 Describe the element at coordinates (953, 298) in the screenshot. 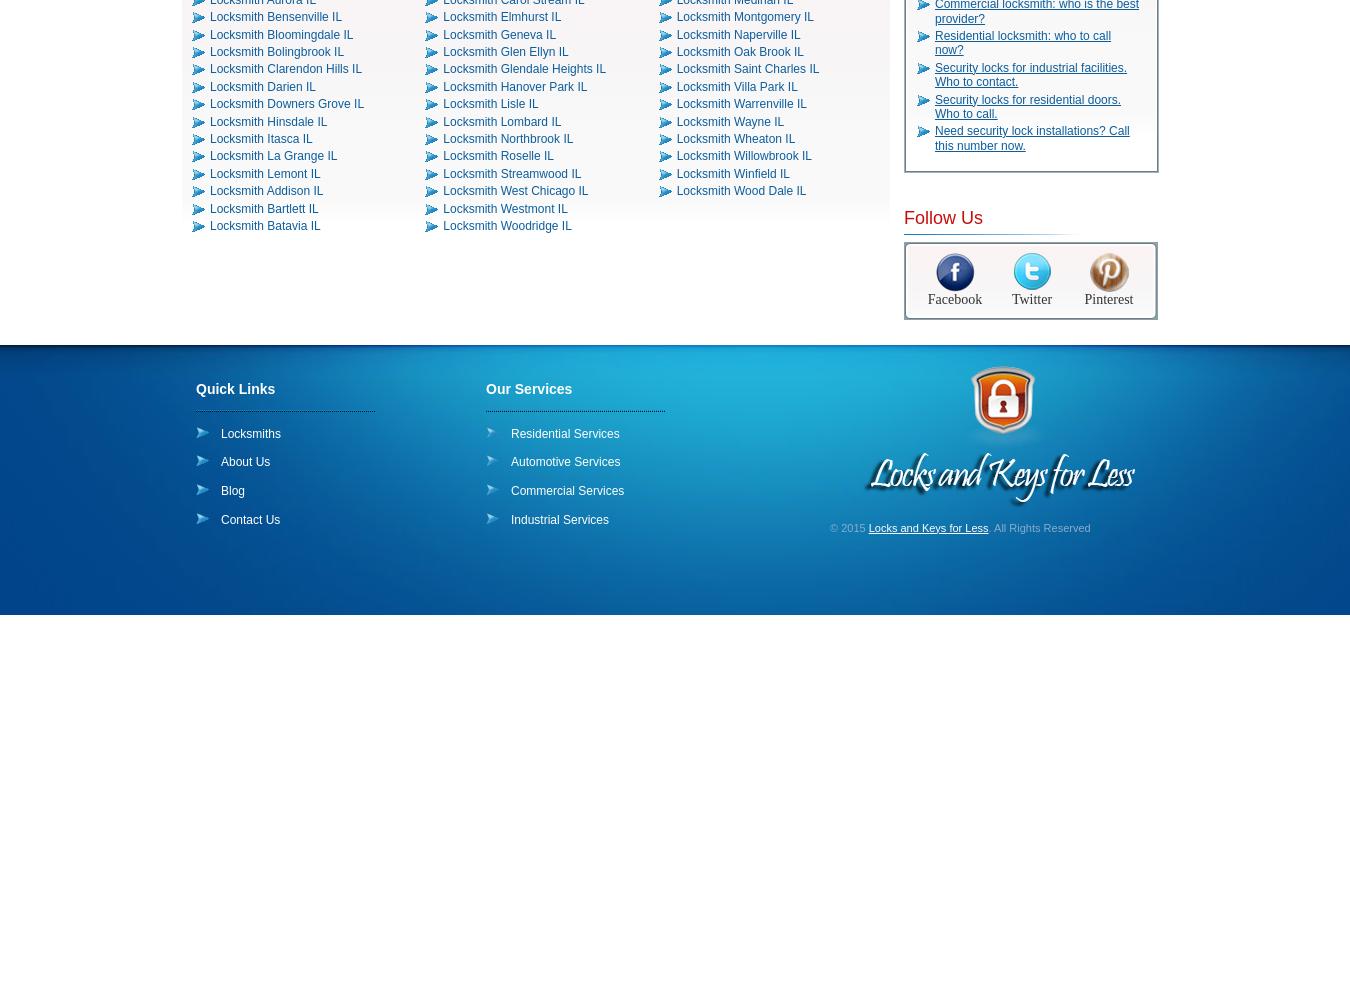

I see `'Facebook'` at that location.